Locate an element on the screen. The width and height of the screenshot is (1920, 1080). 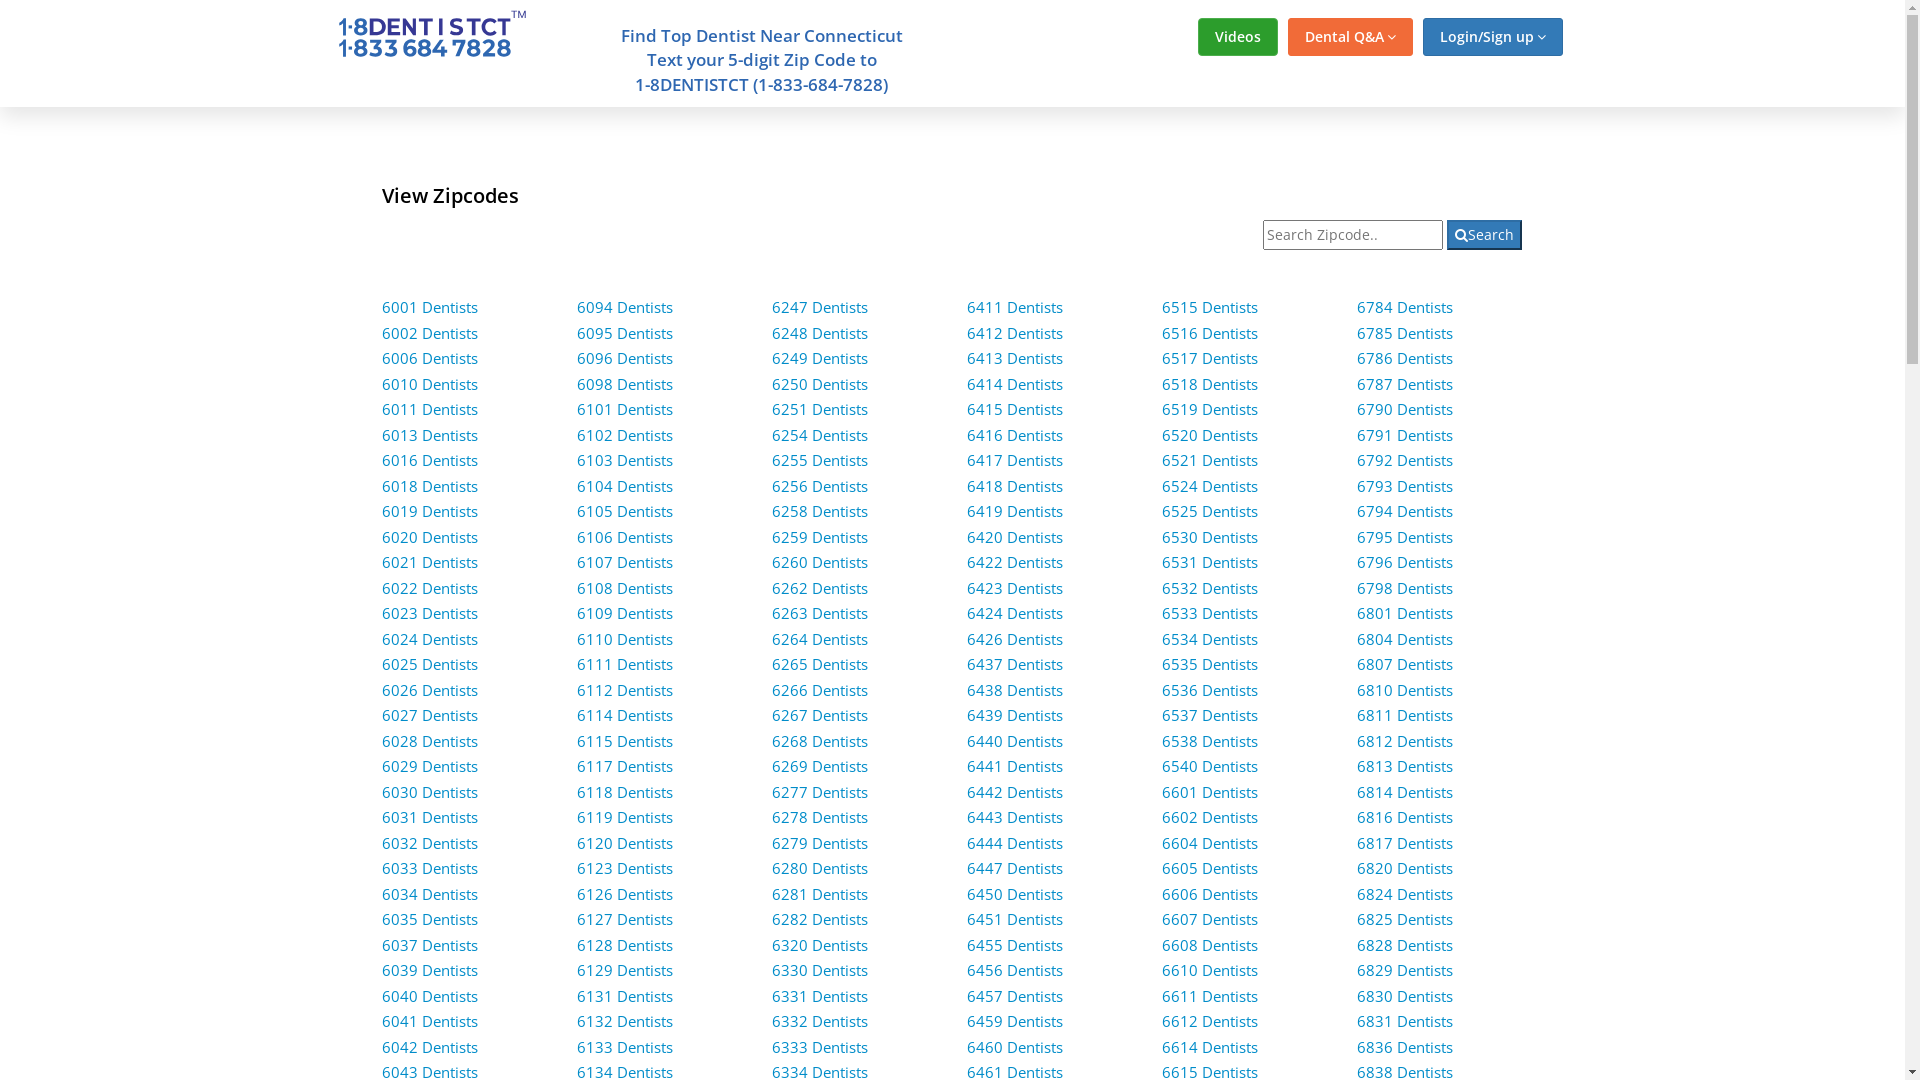
'6249 Dentists' is located at coordinates (820, 357).